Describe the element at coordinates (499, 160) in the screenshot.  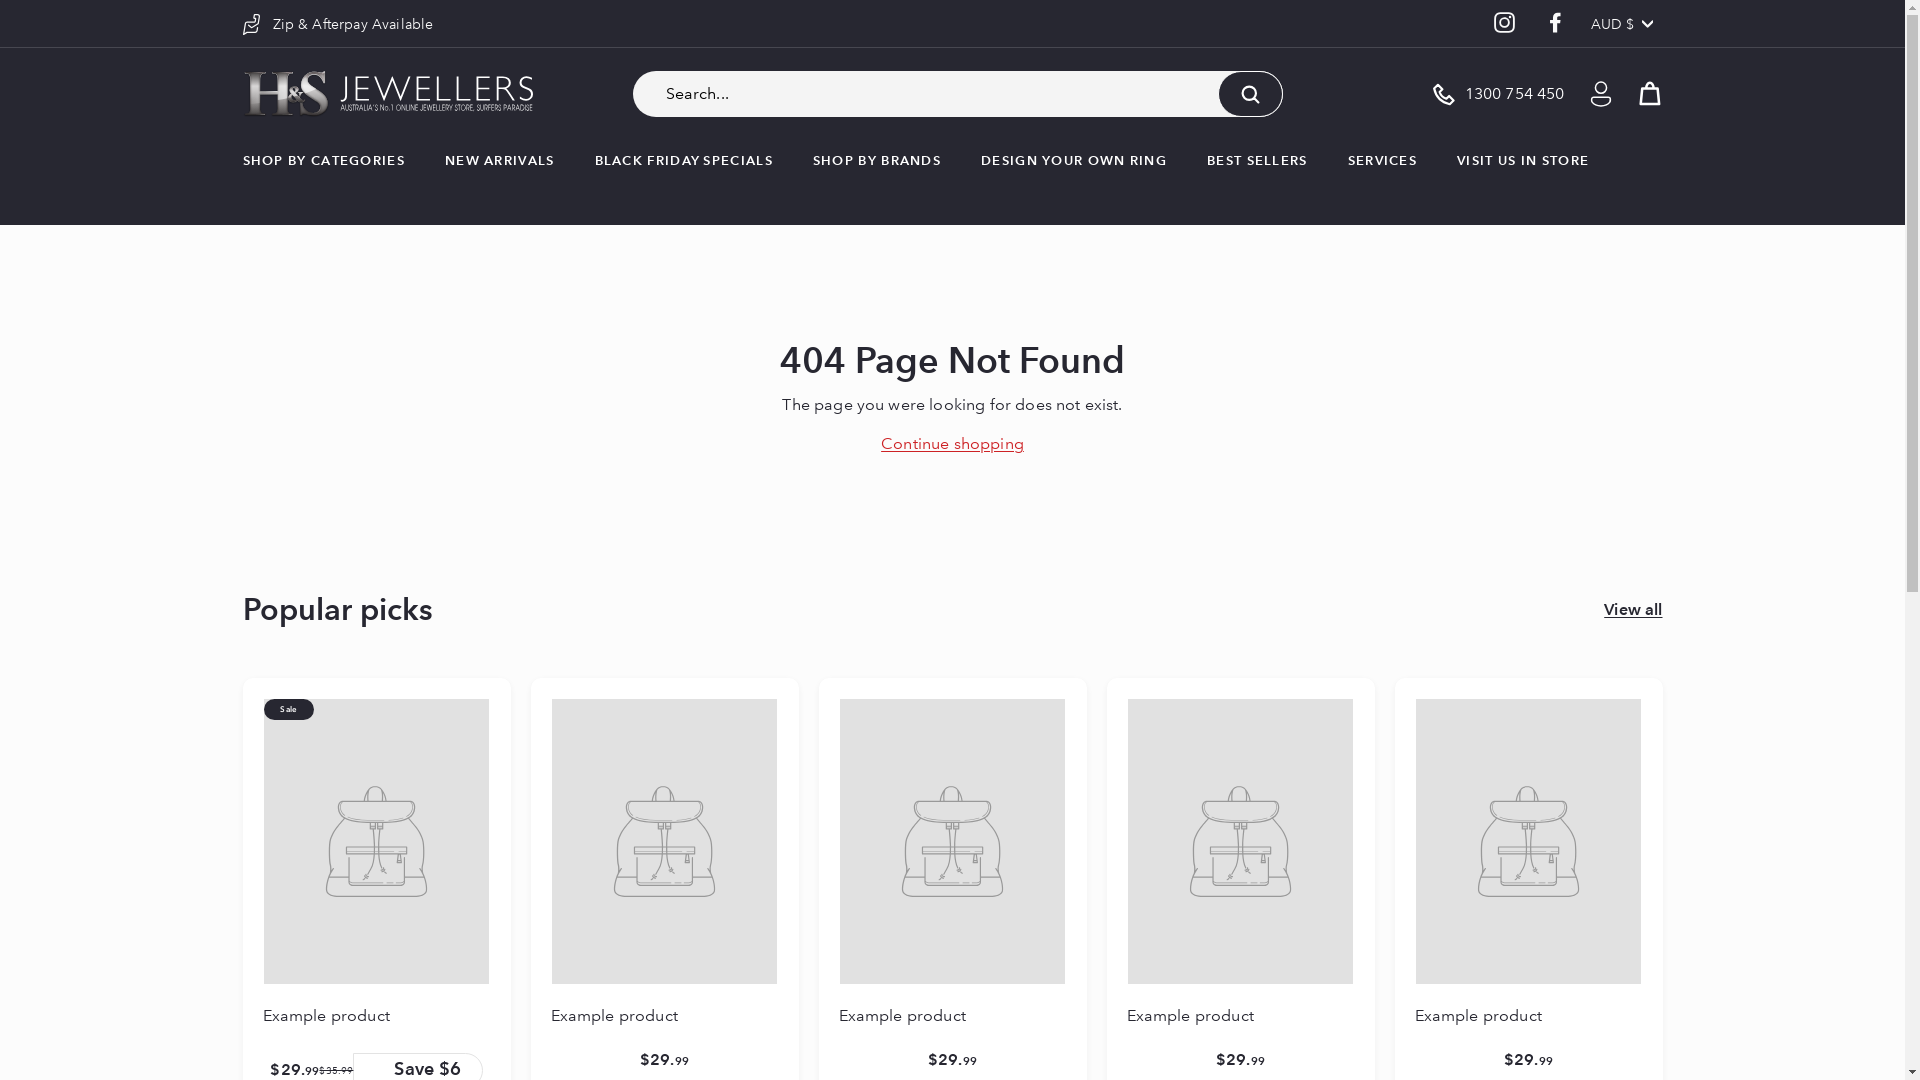
I see `'NEW ARRIVALS'` at that location.